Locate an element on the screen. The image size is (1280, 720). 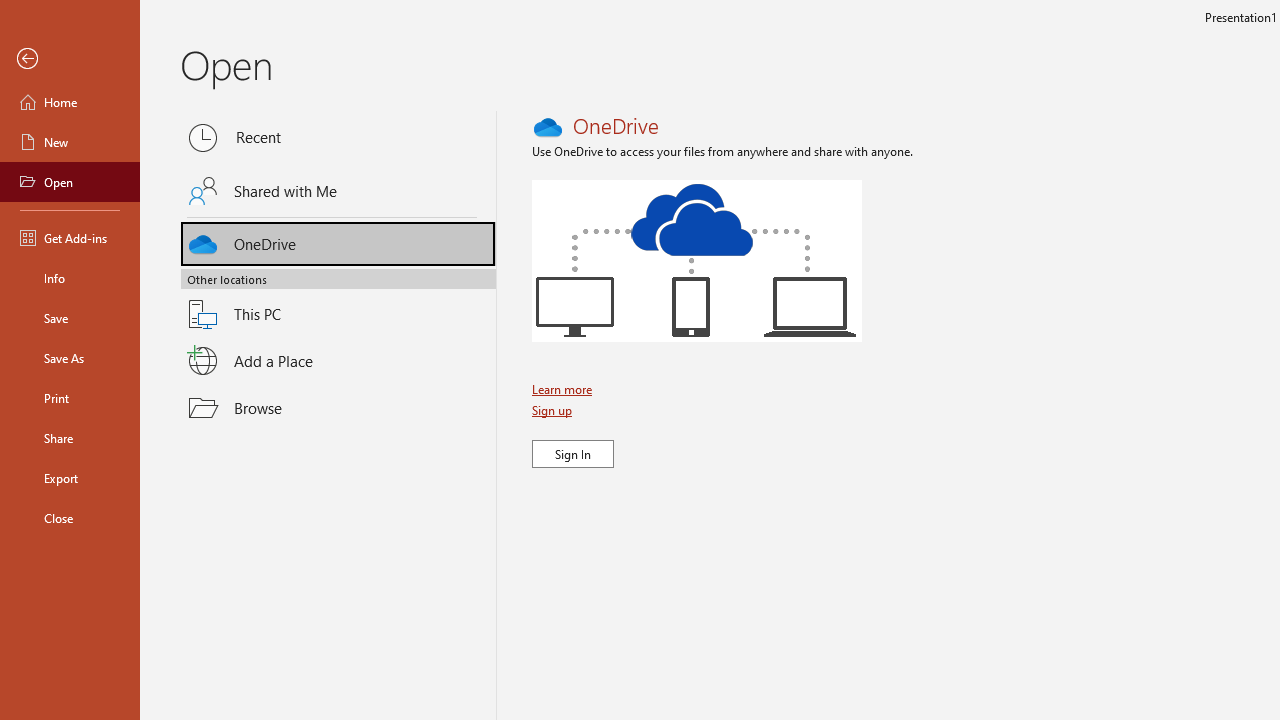
'Back' is located at coordinates (69, 58).